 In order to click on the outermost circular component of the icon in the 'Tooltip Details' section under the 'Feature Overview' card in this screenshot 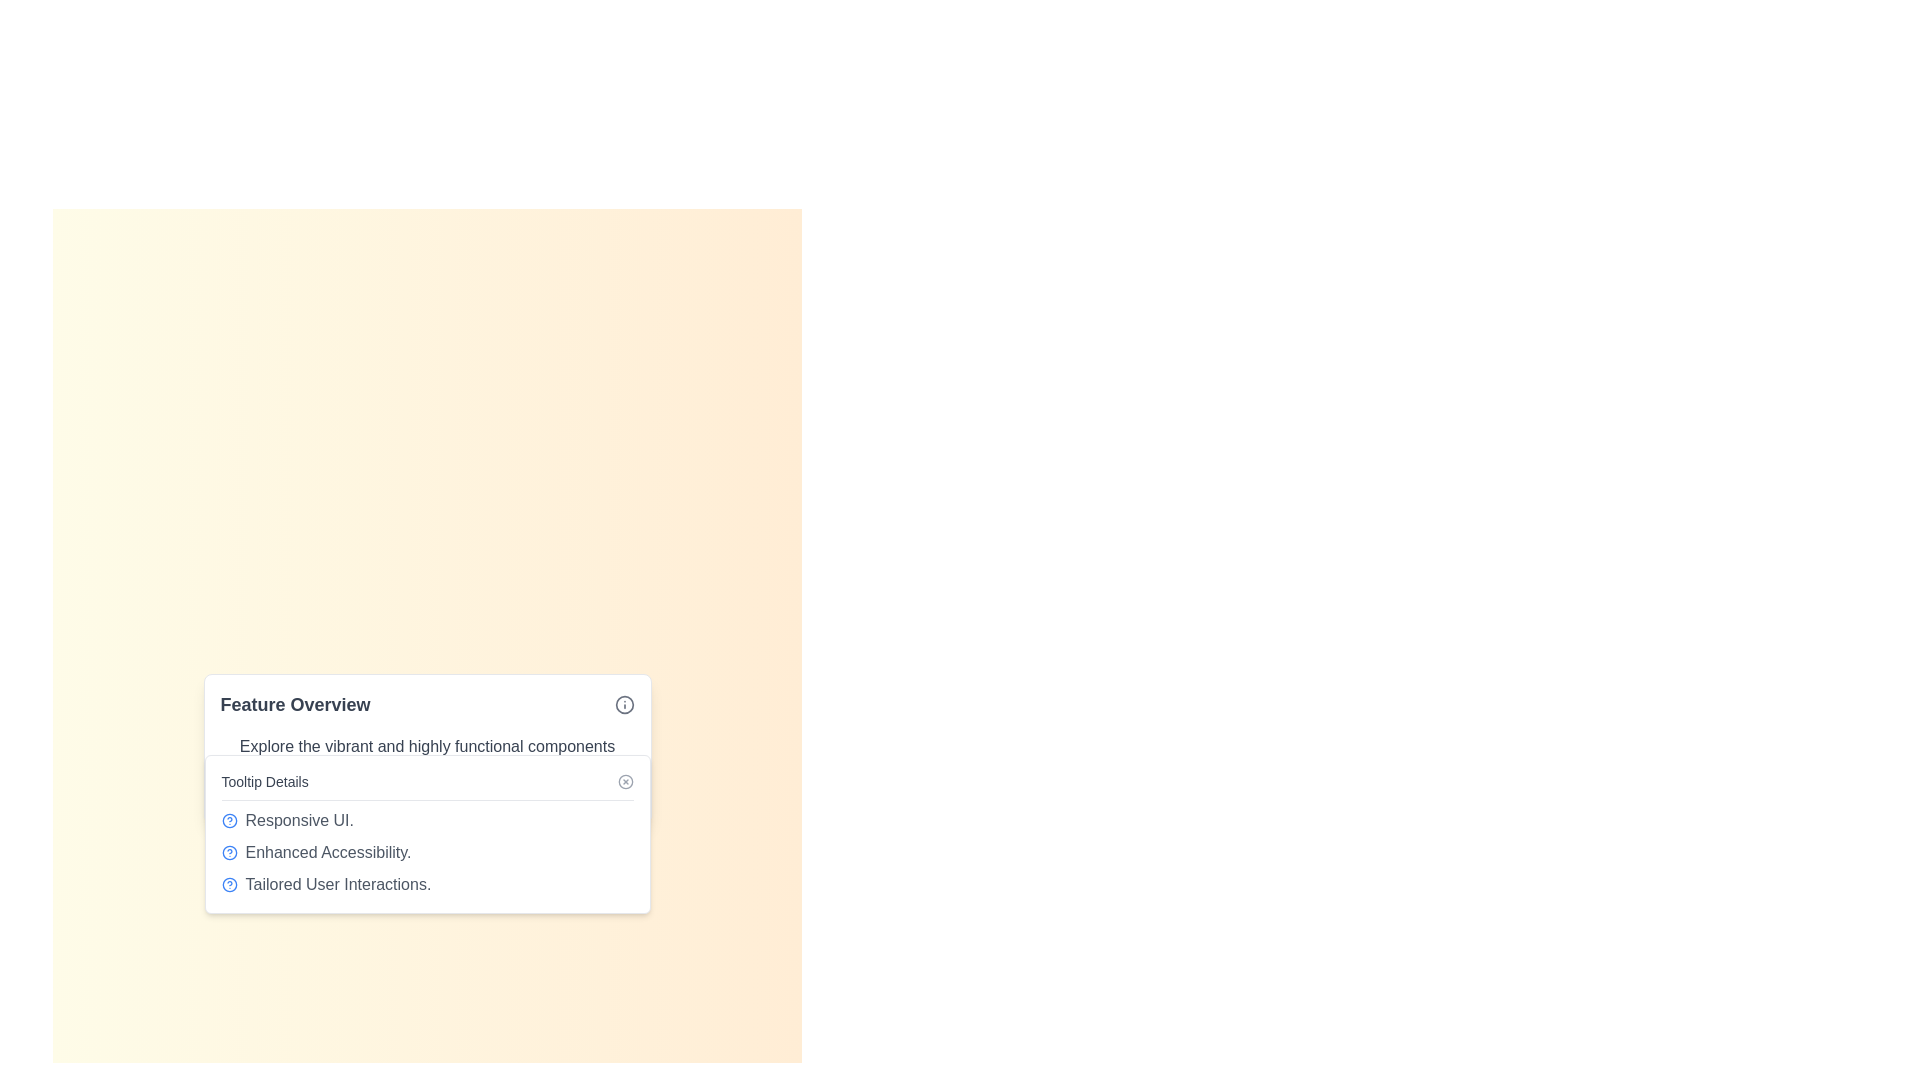, I will do `click(229, 852)`.